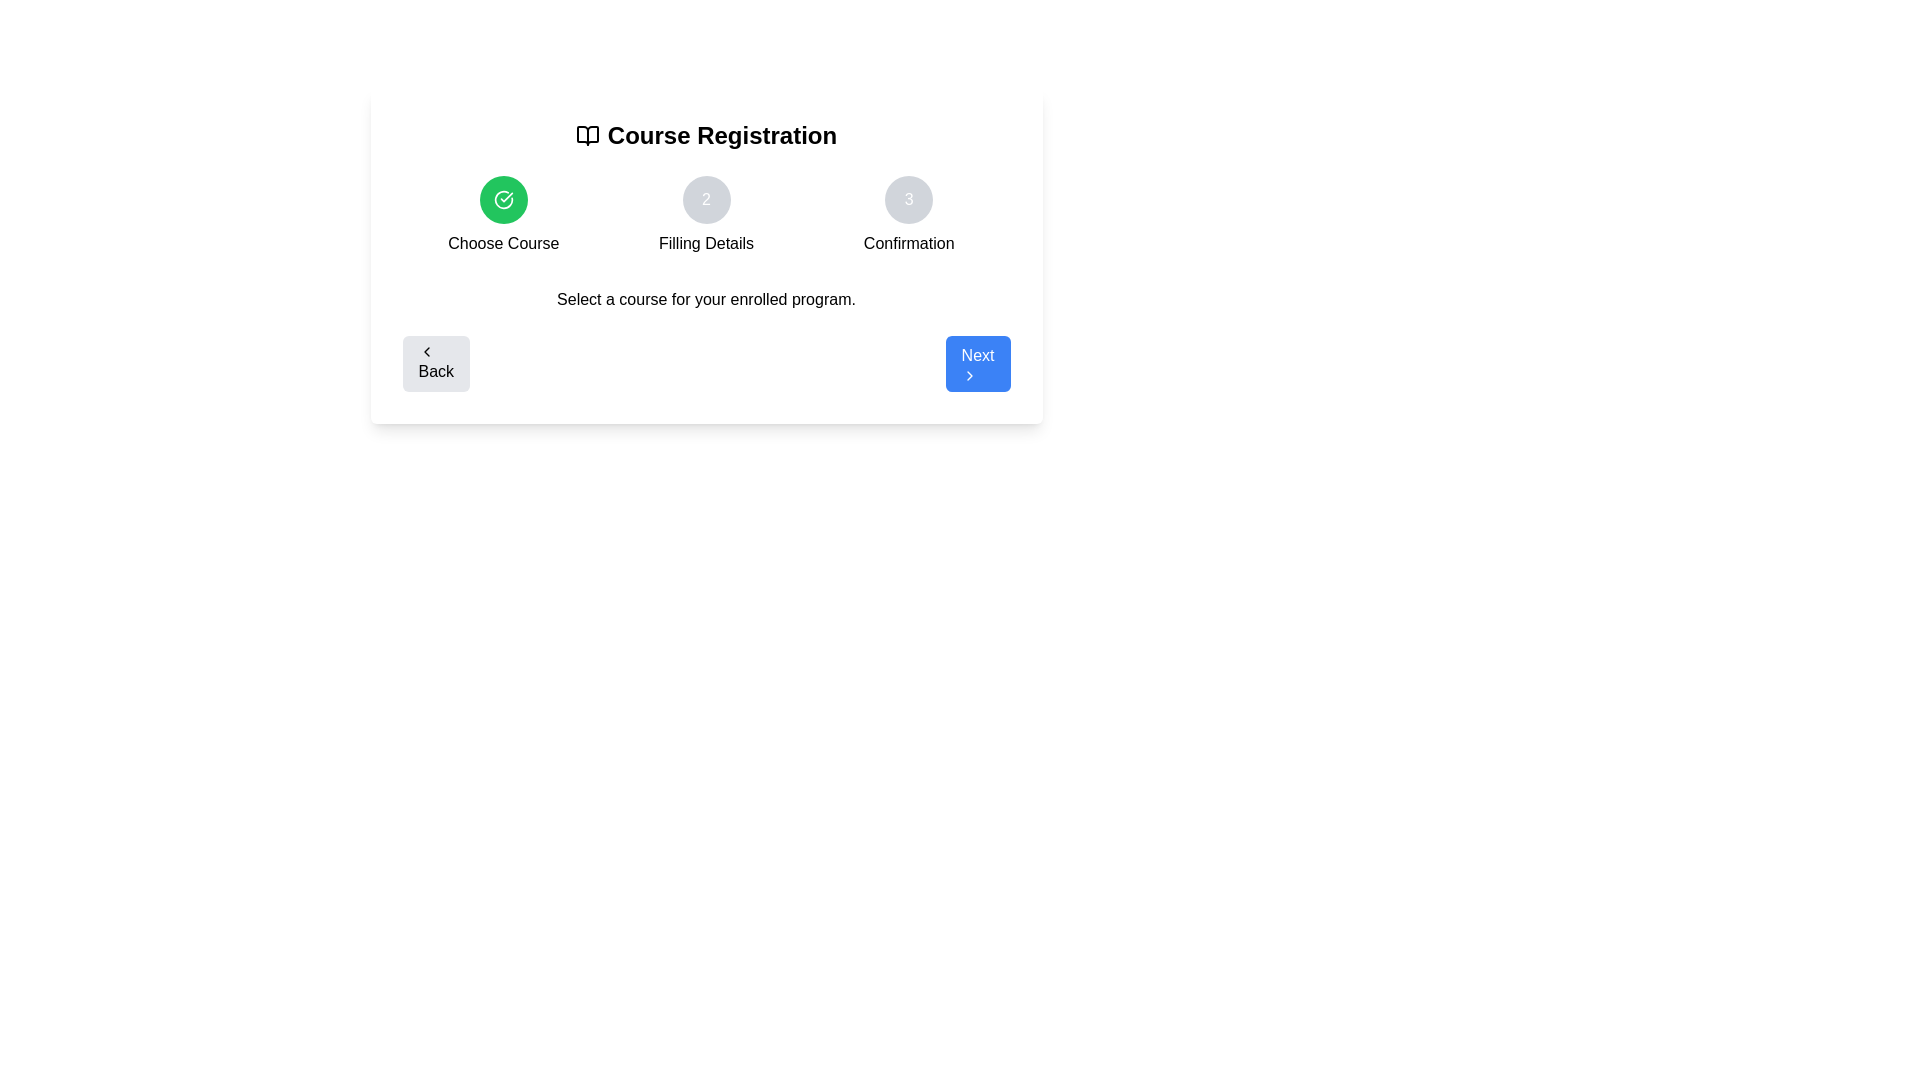  I want to click on the static text label displaying 'Select a course for your enrolled program.' which is centrally located below the progress indicators and above the navigation buttons, so click(706, 300).